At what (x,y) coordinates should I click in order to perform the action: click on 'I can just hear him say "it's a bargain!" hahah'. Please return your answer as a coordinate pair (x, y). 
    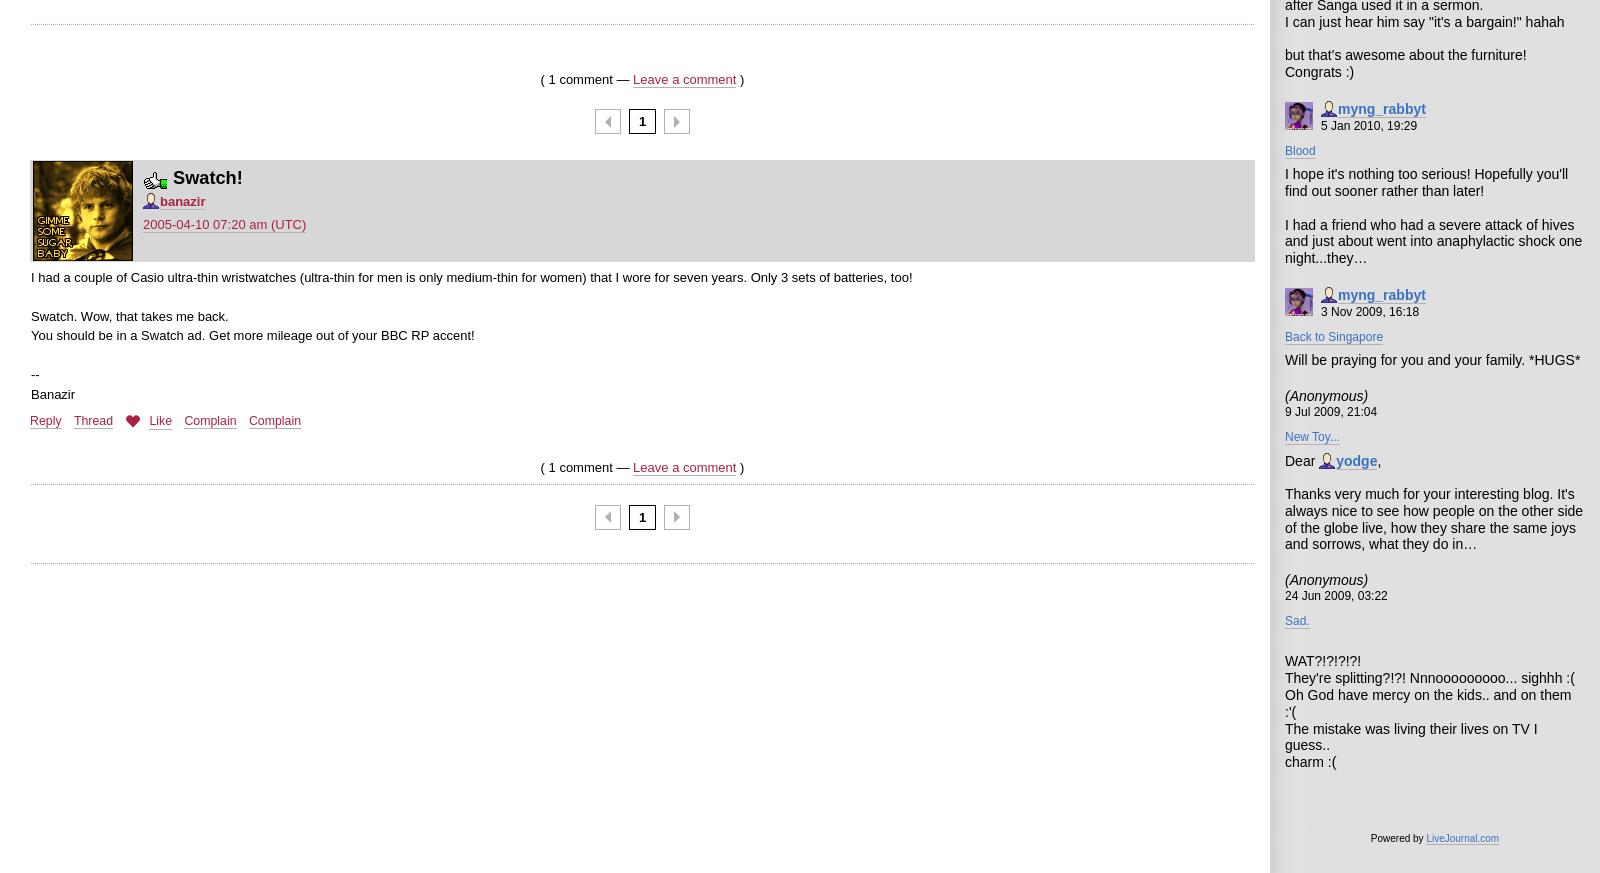
    Looking at the image, I should click on (1283, 20).